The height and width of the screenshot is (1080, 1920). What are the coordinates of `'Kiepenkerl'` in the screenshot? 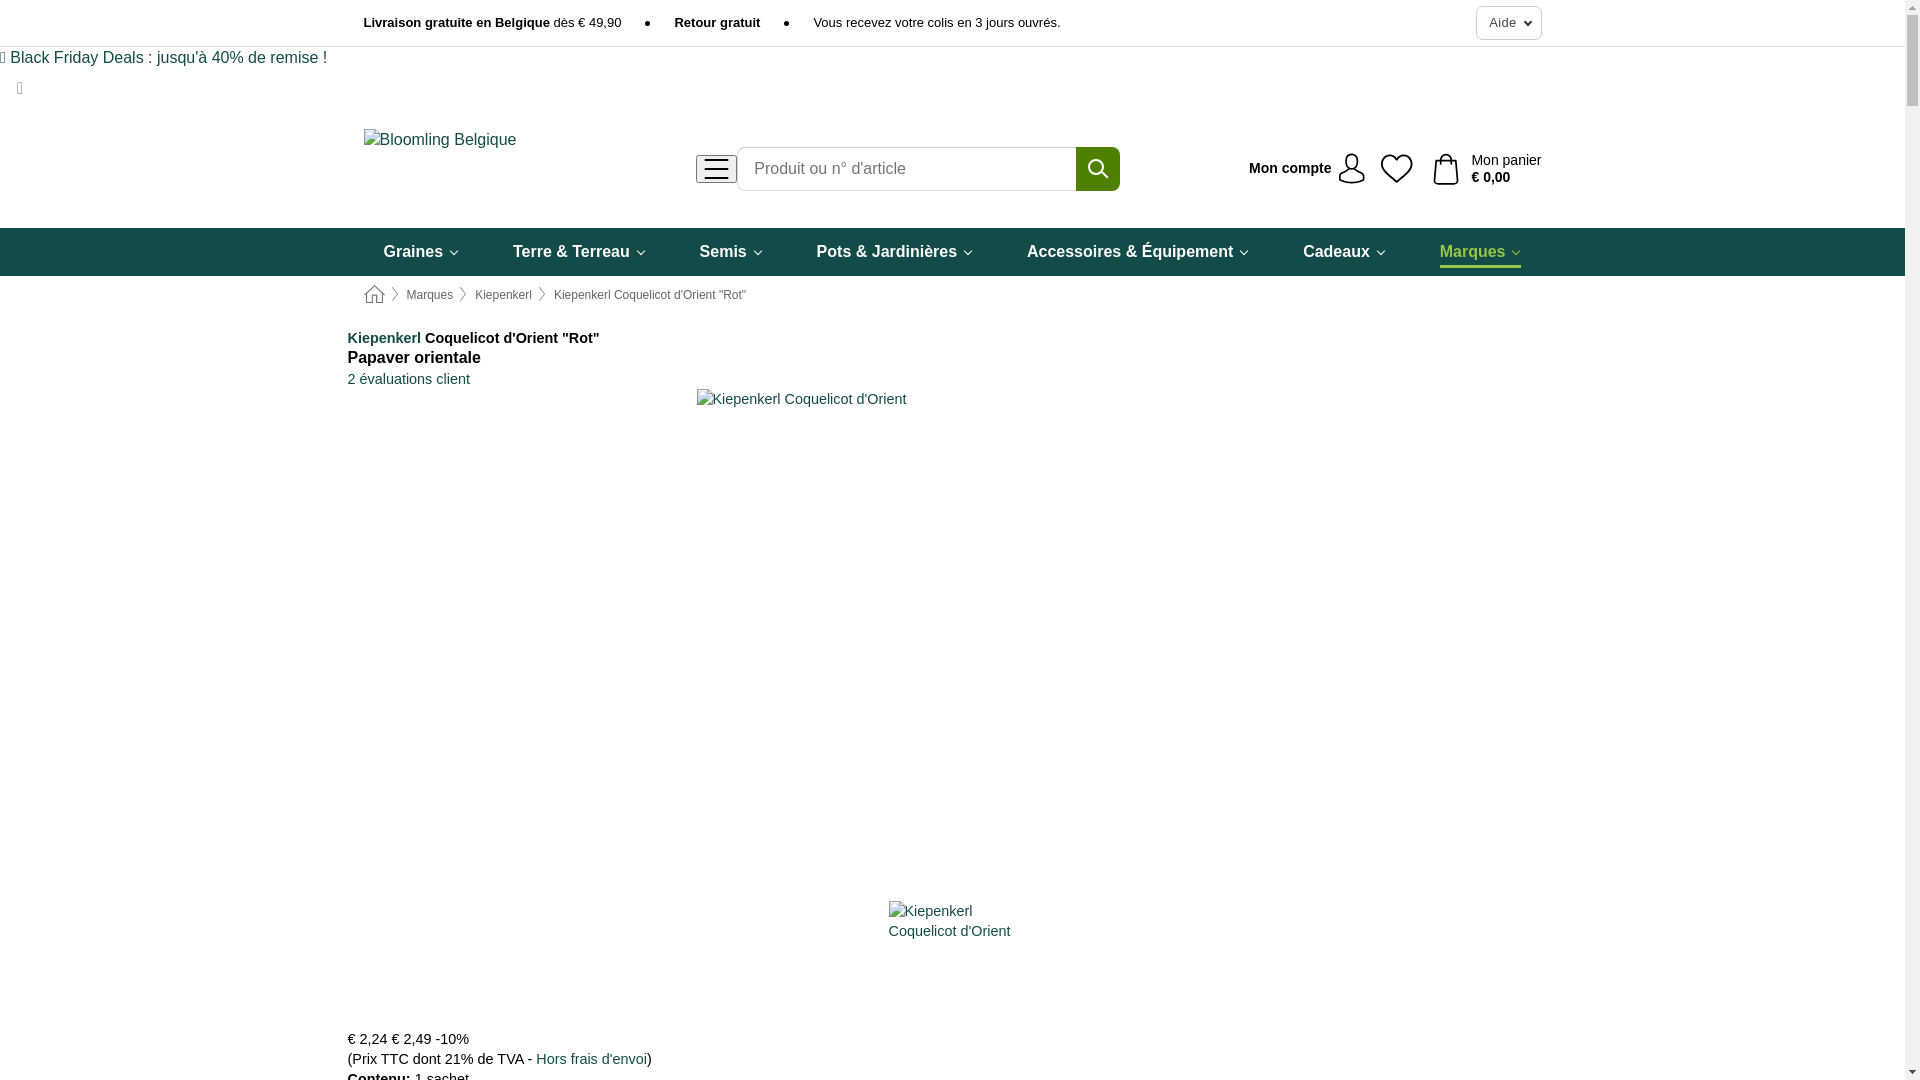 It's located at (503, 294).